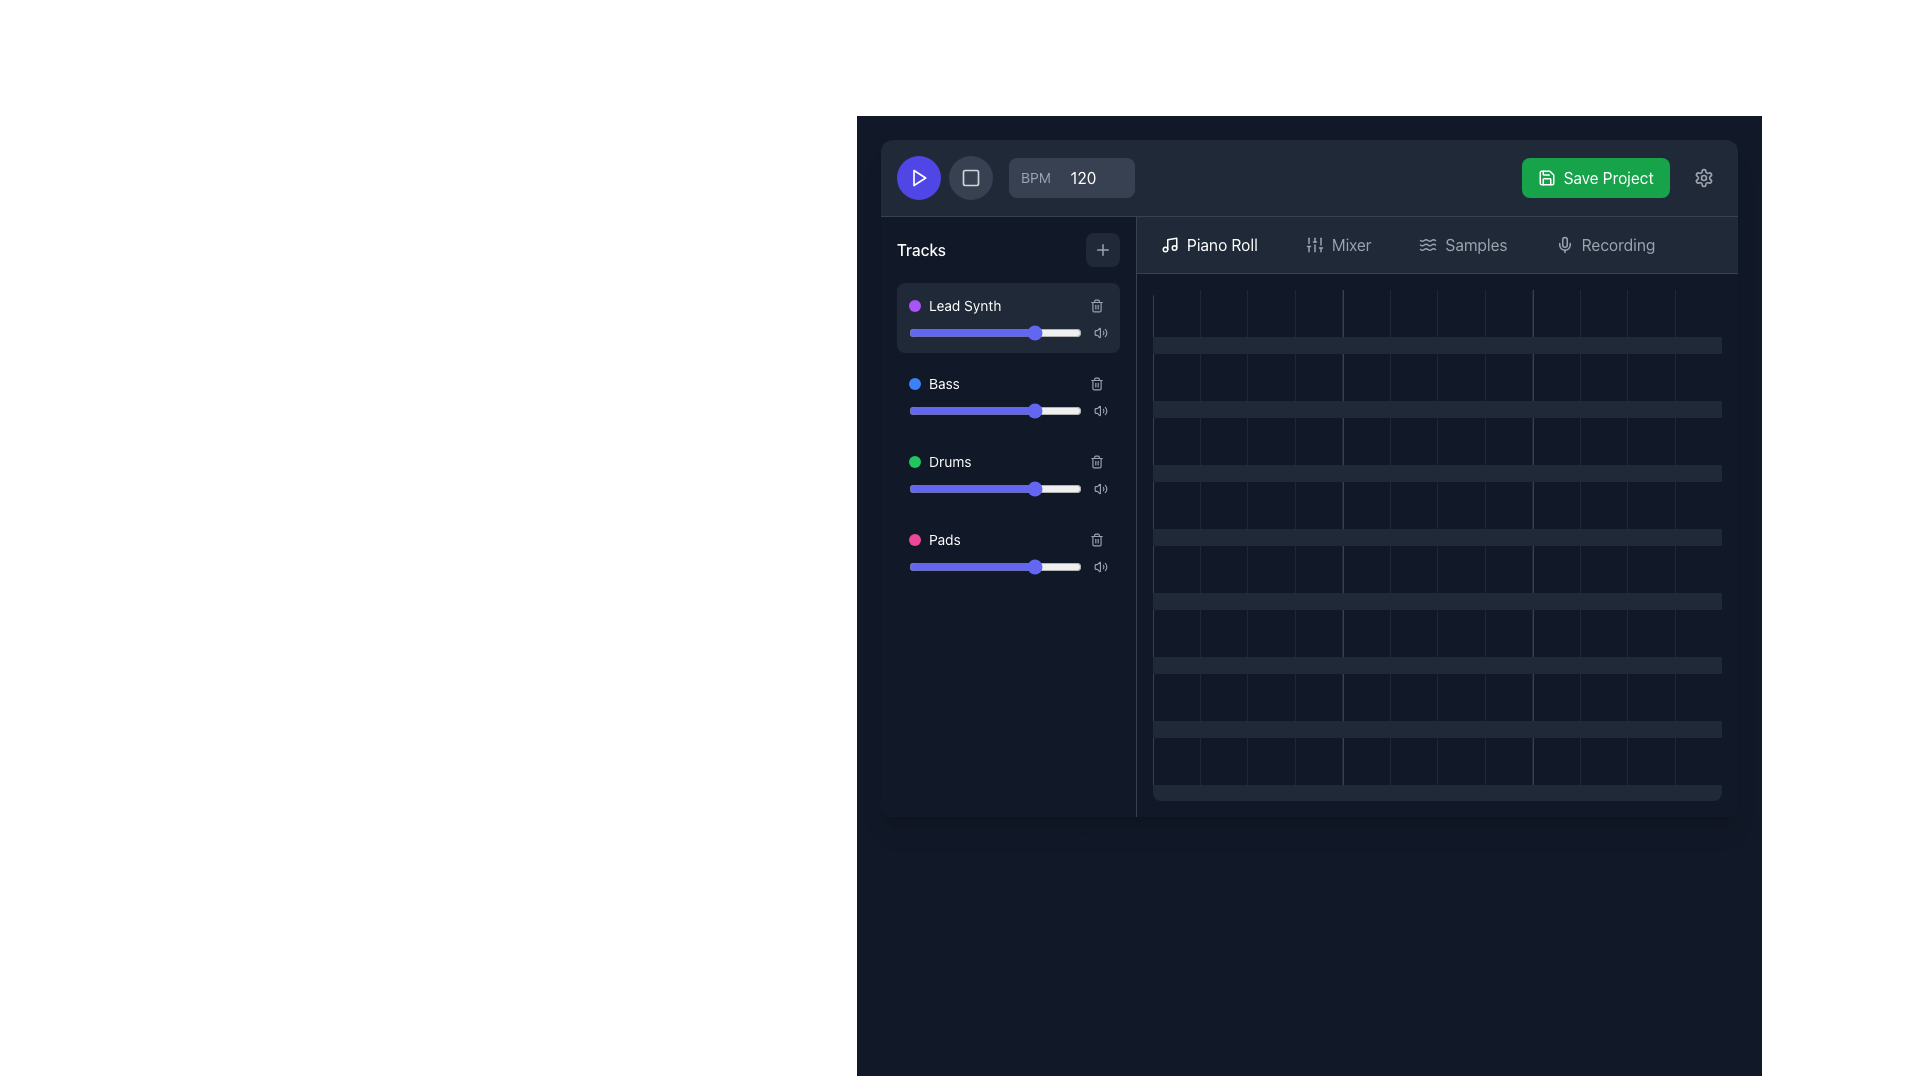 This screenshot has height=1080, width=1920. What do you see at coordinates (1412, 761) in the screenshot?
I see `the grid cell located in the bottom-right side of the grid, specifically in the twelfth column and last row, which serves as a visual indicator` at bounding box center [1412, 761].